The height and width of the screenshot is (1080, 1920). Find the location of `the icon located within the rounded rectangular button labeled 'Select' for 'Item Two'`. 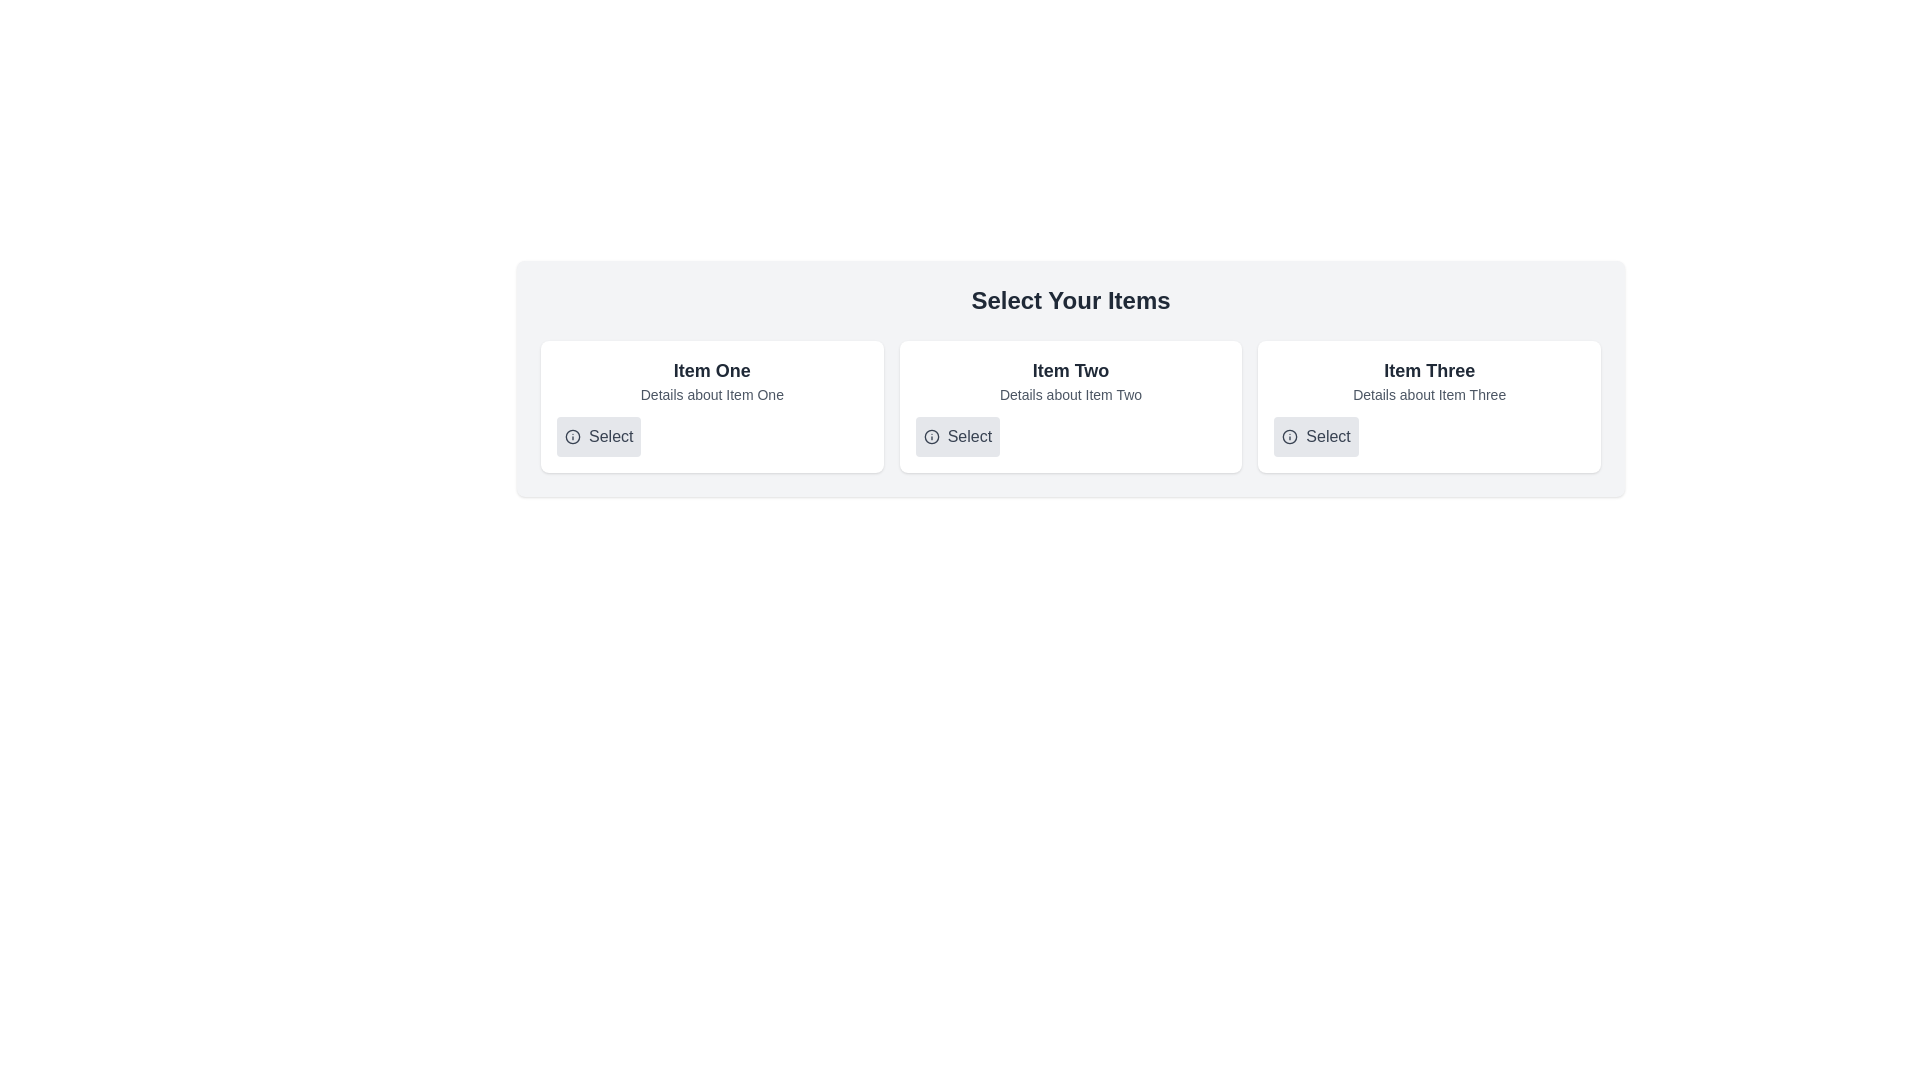

the icon located within the rounded rectangular button labeled 'Select' for 'Item Two' is located at coordinates (930, 435).